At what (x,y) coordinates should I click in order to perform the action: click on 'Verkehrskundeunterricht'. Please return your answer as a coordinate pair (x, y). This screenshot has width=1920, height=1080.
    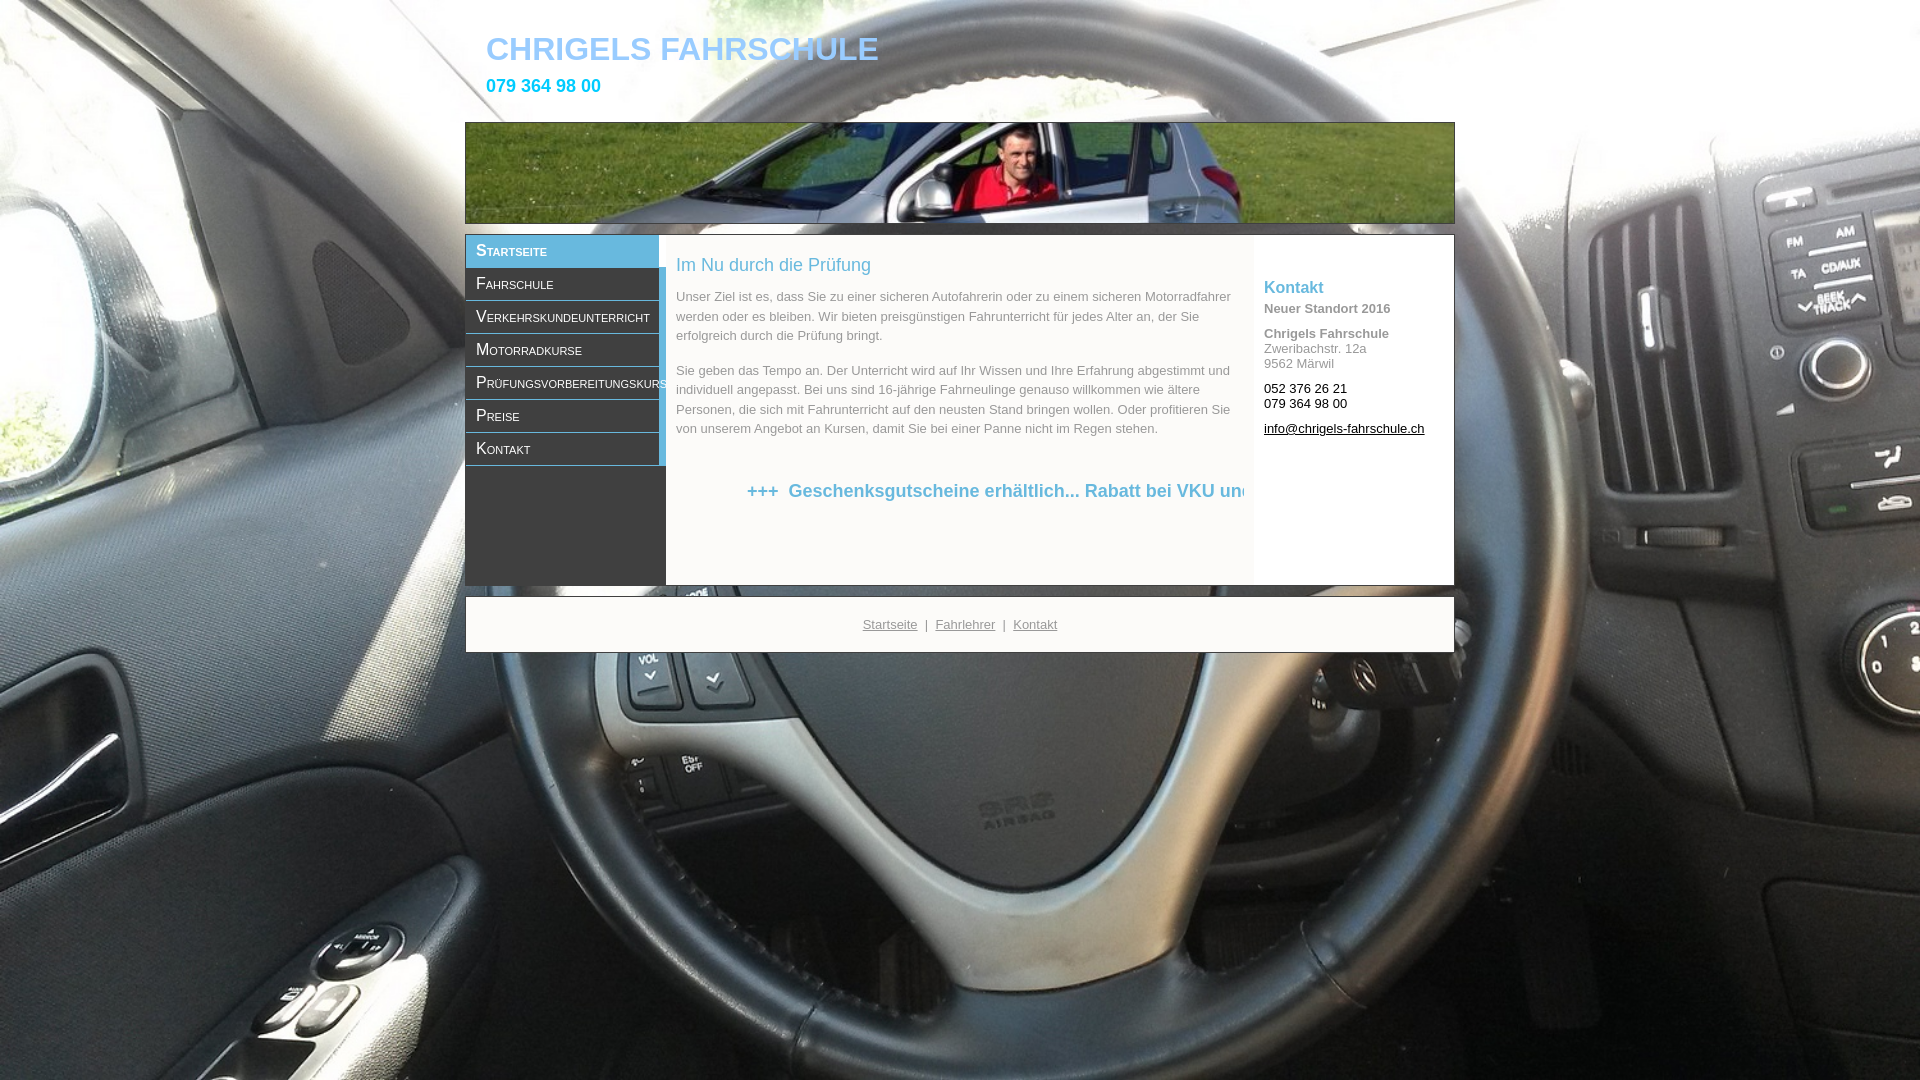
    Looking at the image, I should click on (565, 315).